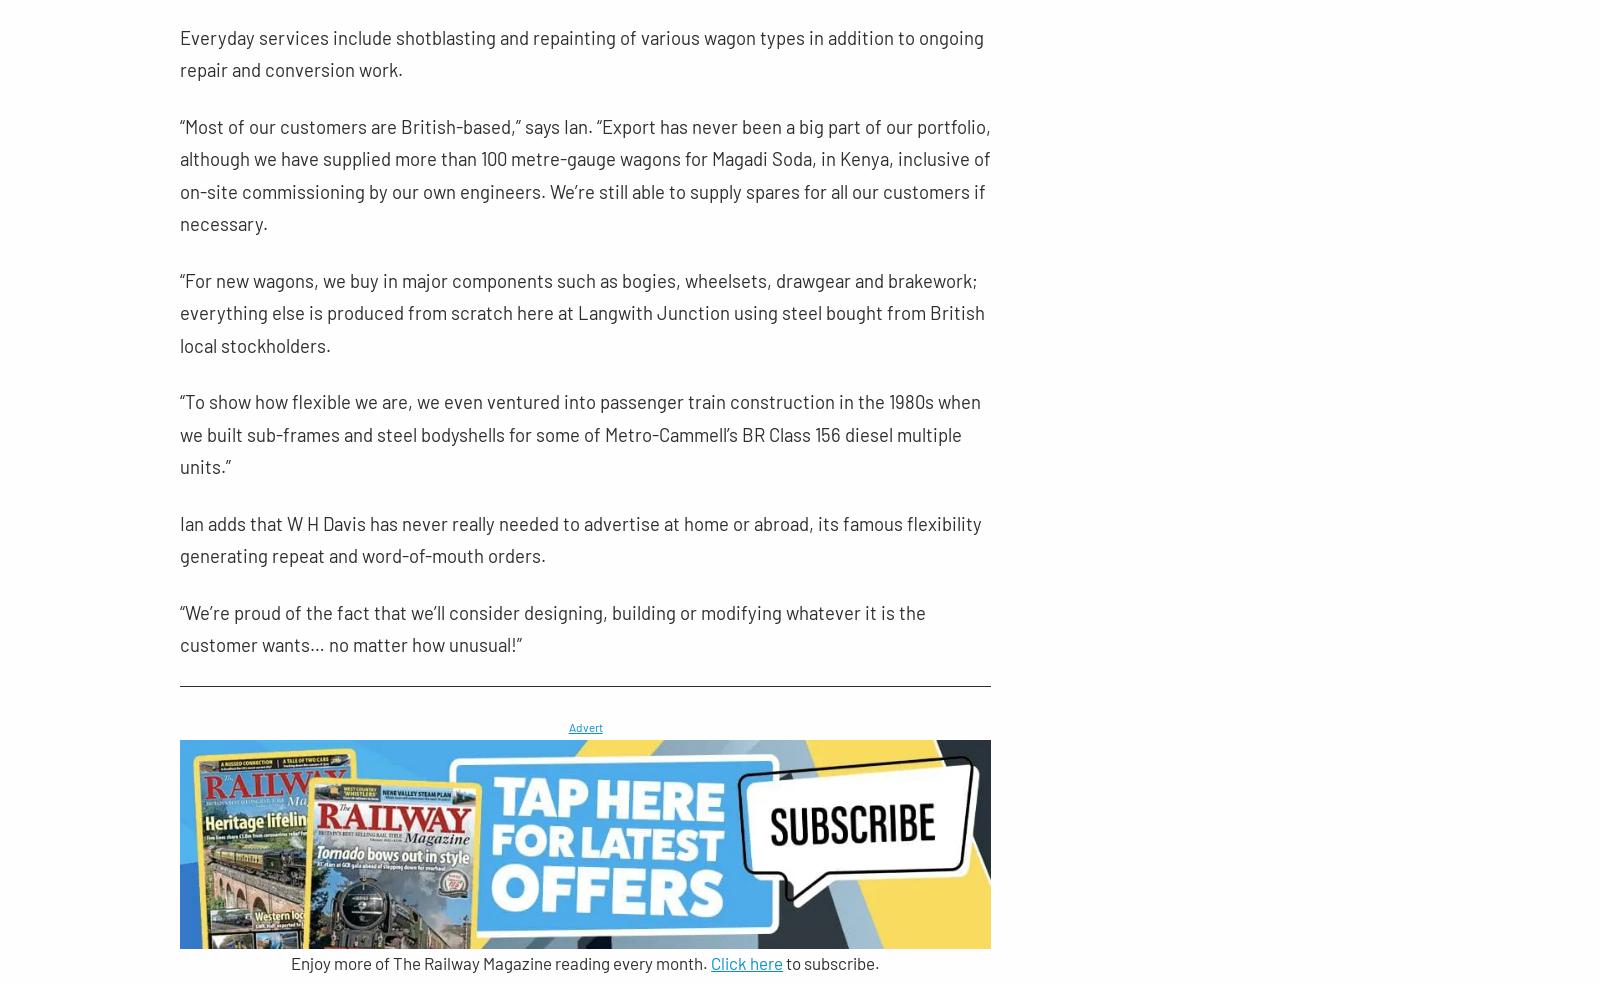 The width and height of the screenshot is (1600, 984). I want to click on '“To show how flexible we are, we even ventured into passenger train construction in the 1980s when we built sub-frames and steel bodyshells for some of Metro-Cammell’s BR Class 156 diesel multiple units.”', so click(579, 434).